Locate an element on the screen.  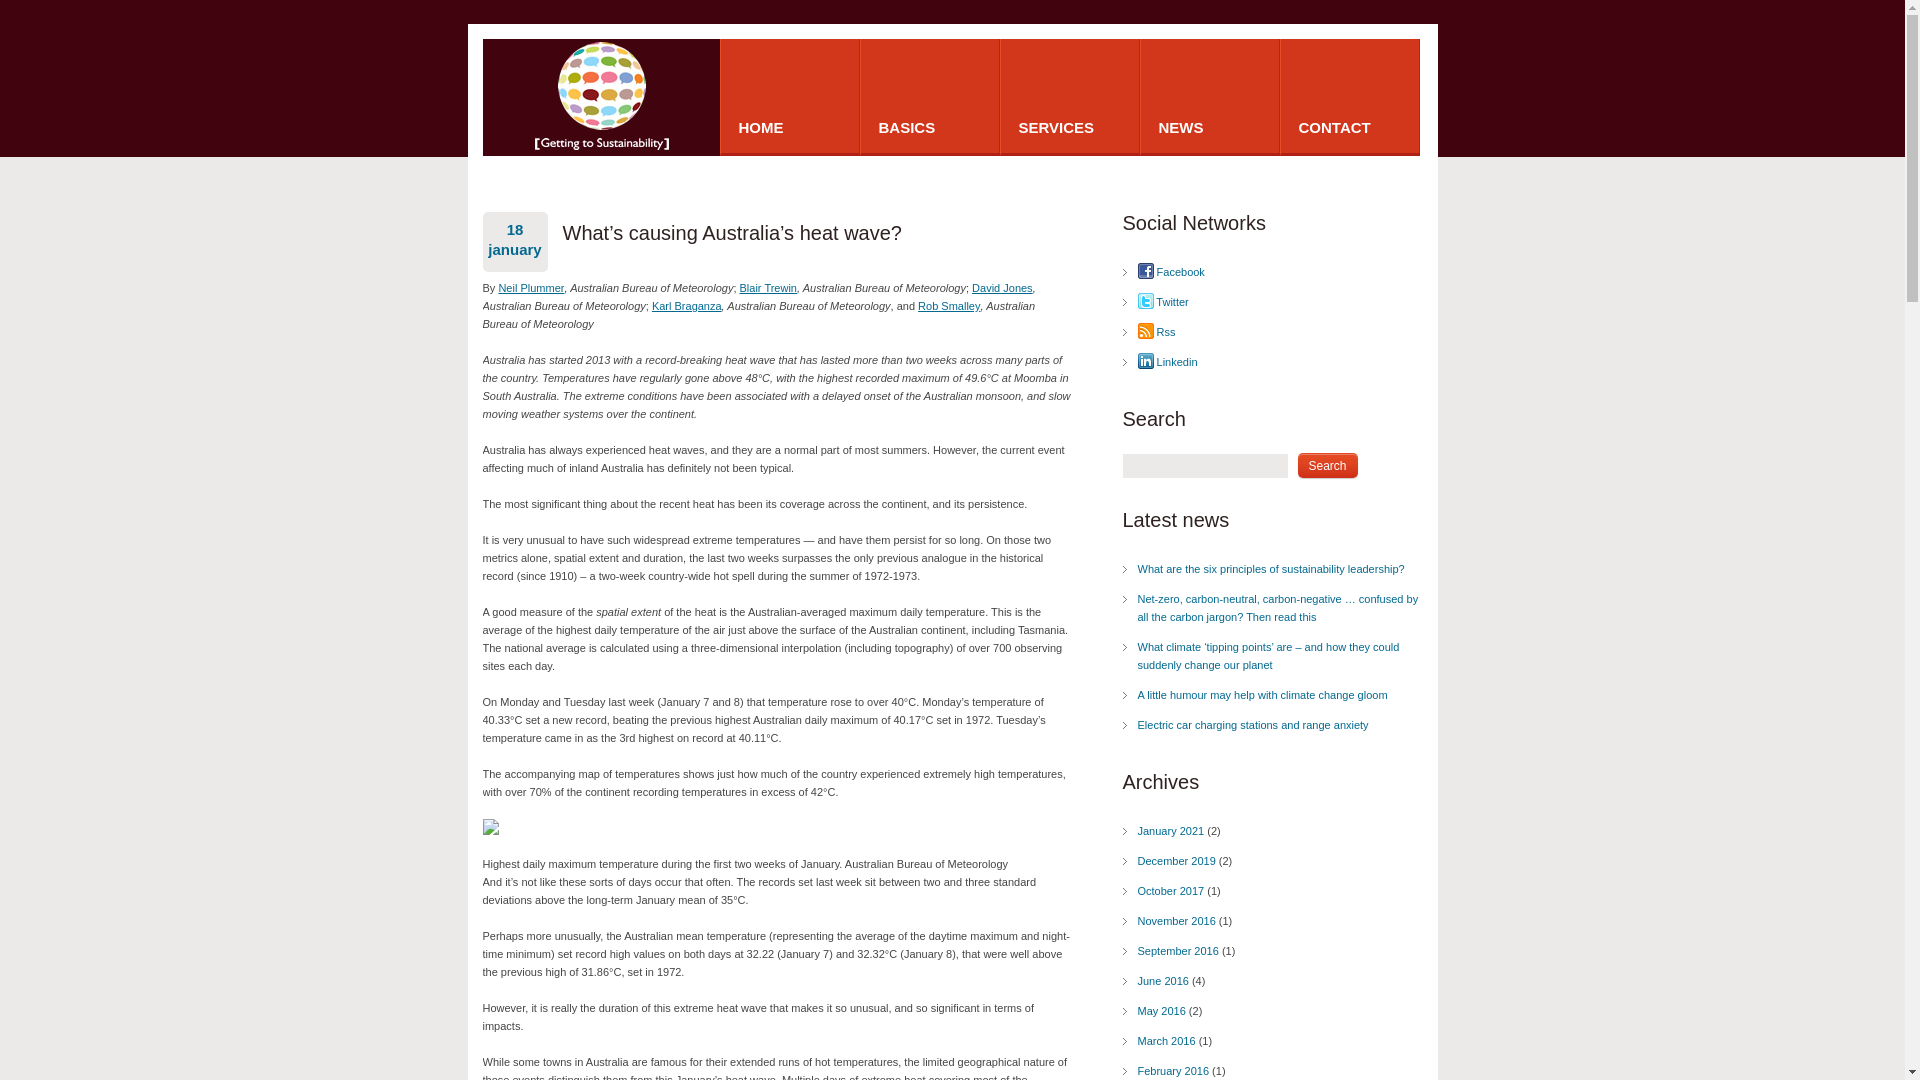
'CONTACT' is located at coordinates (1349, 97).